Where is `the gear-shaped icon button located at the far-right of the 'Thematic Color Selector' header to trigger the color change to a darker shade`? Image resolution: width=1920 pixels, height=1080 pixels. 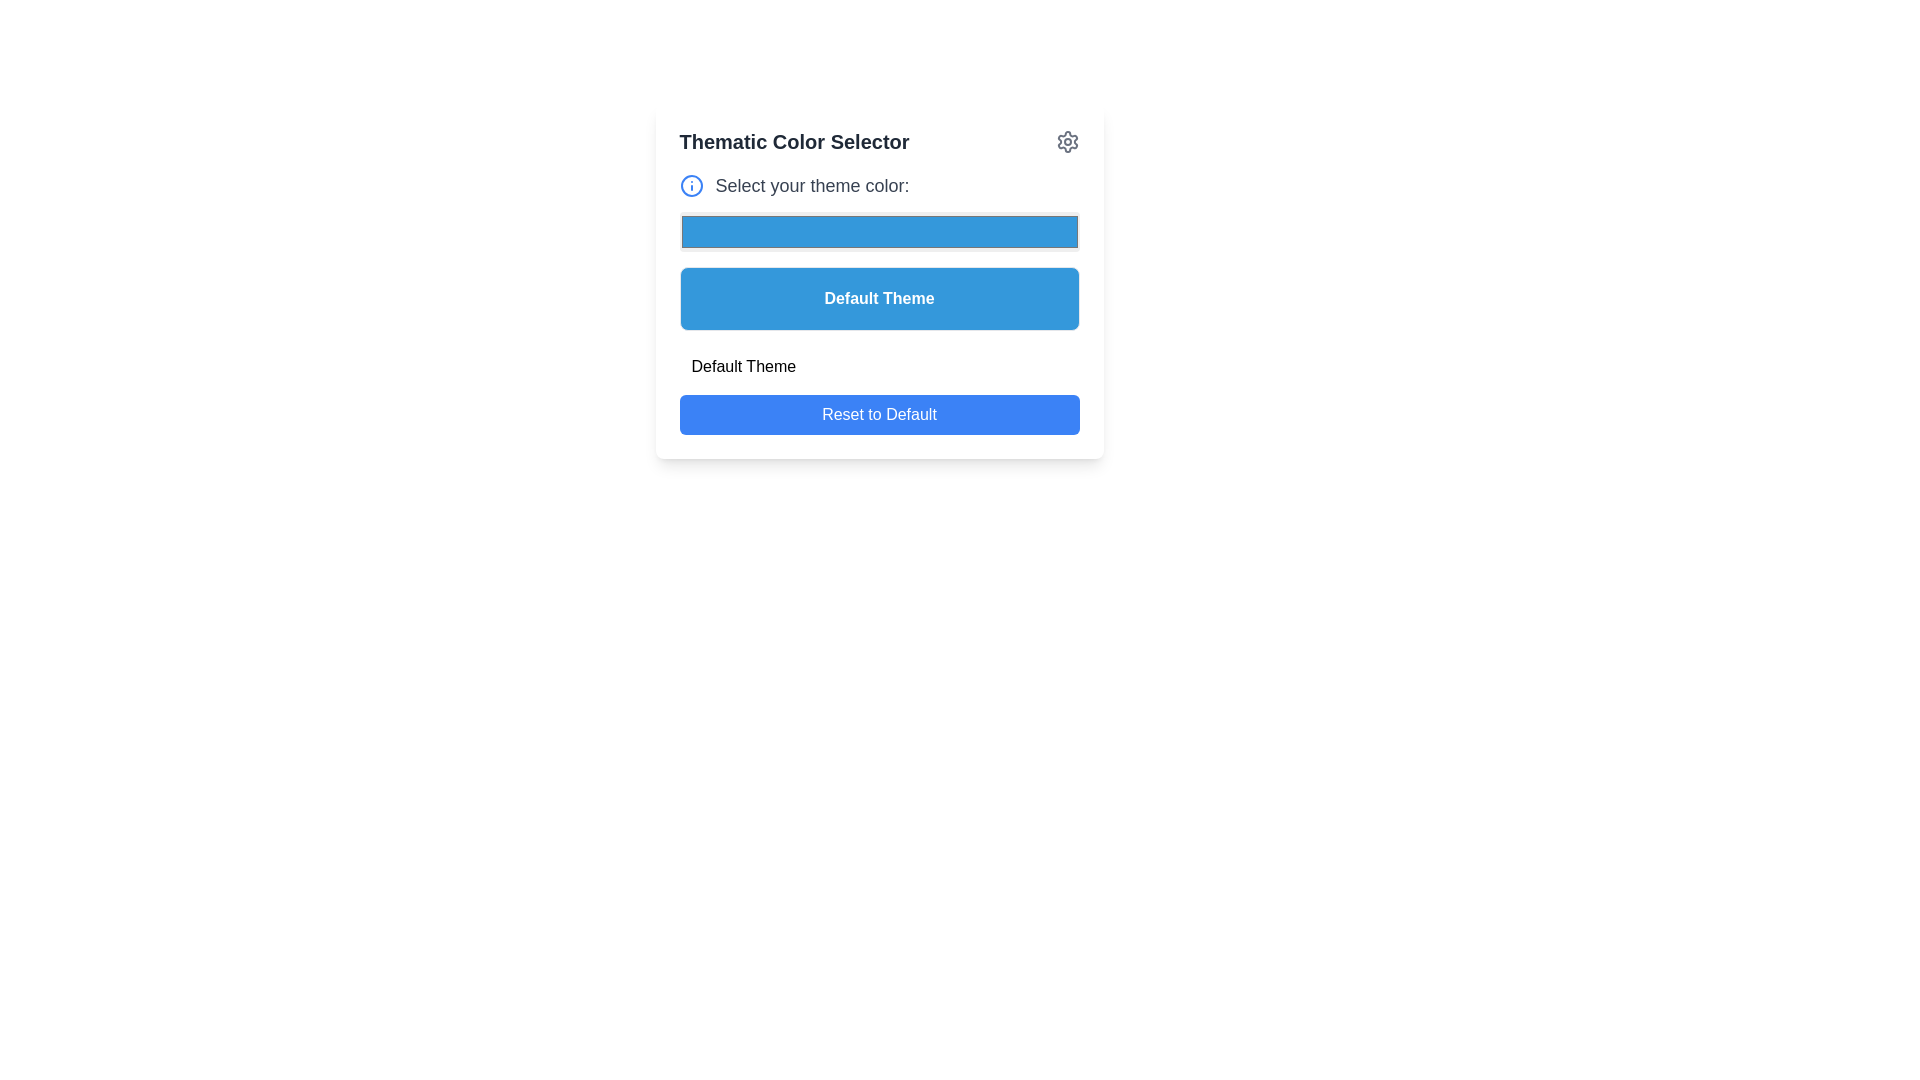
the gear-shaped icon button located at the far-right of the 'Thematic Color Selector' header to trigger the color change to a darker shade is located at coordinates (1066, 141).